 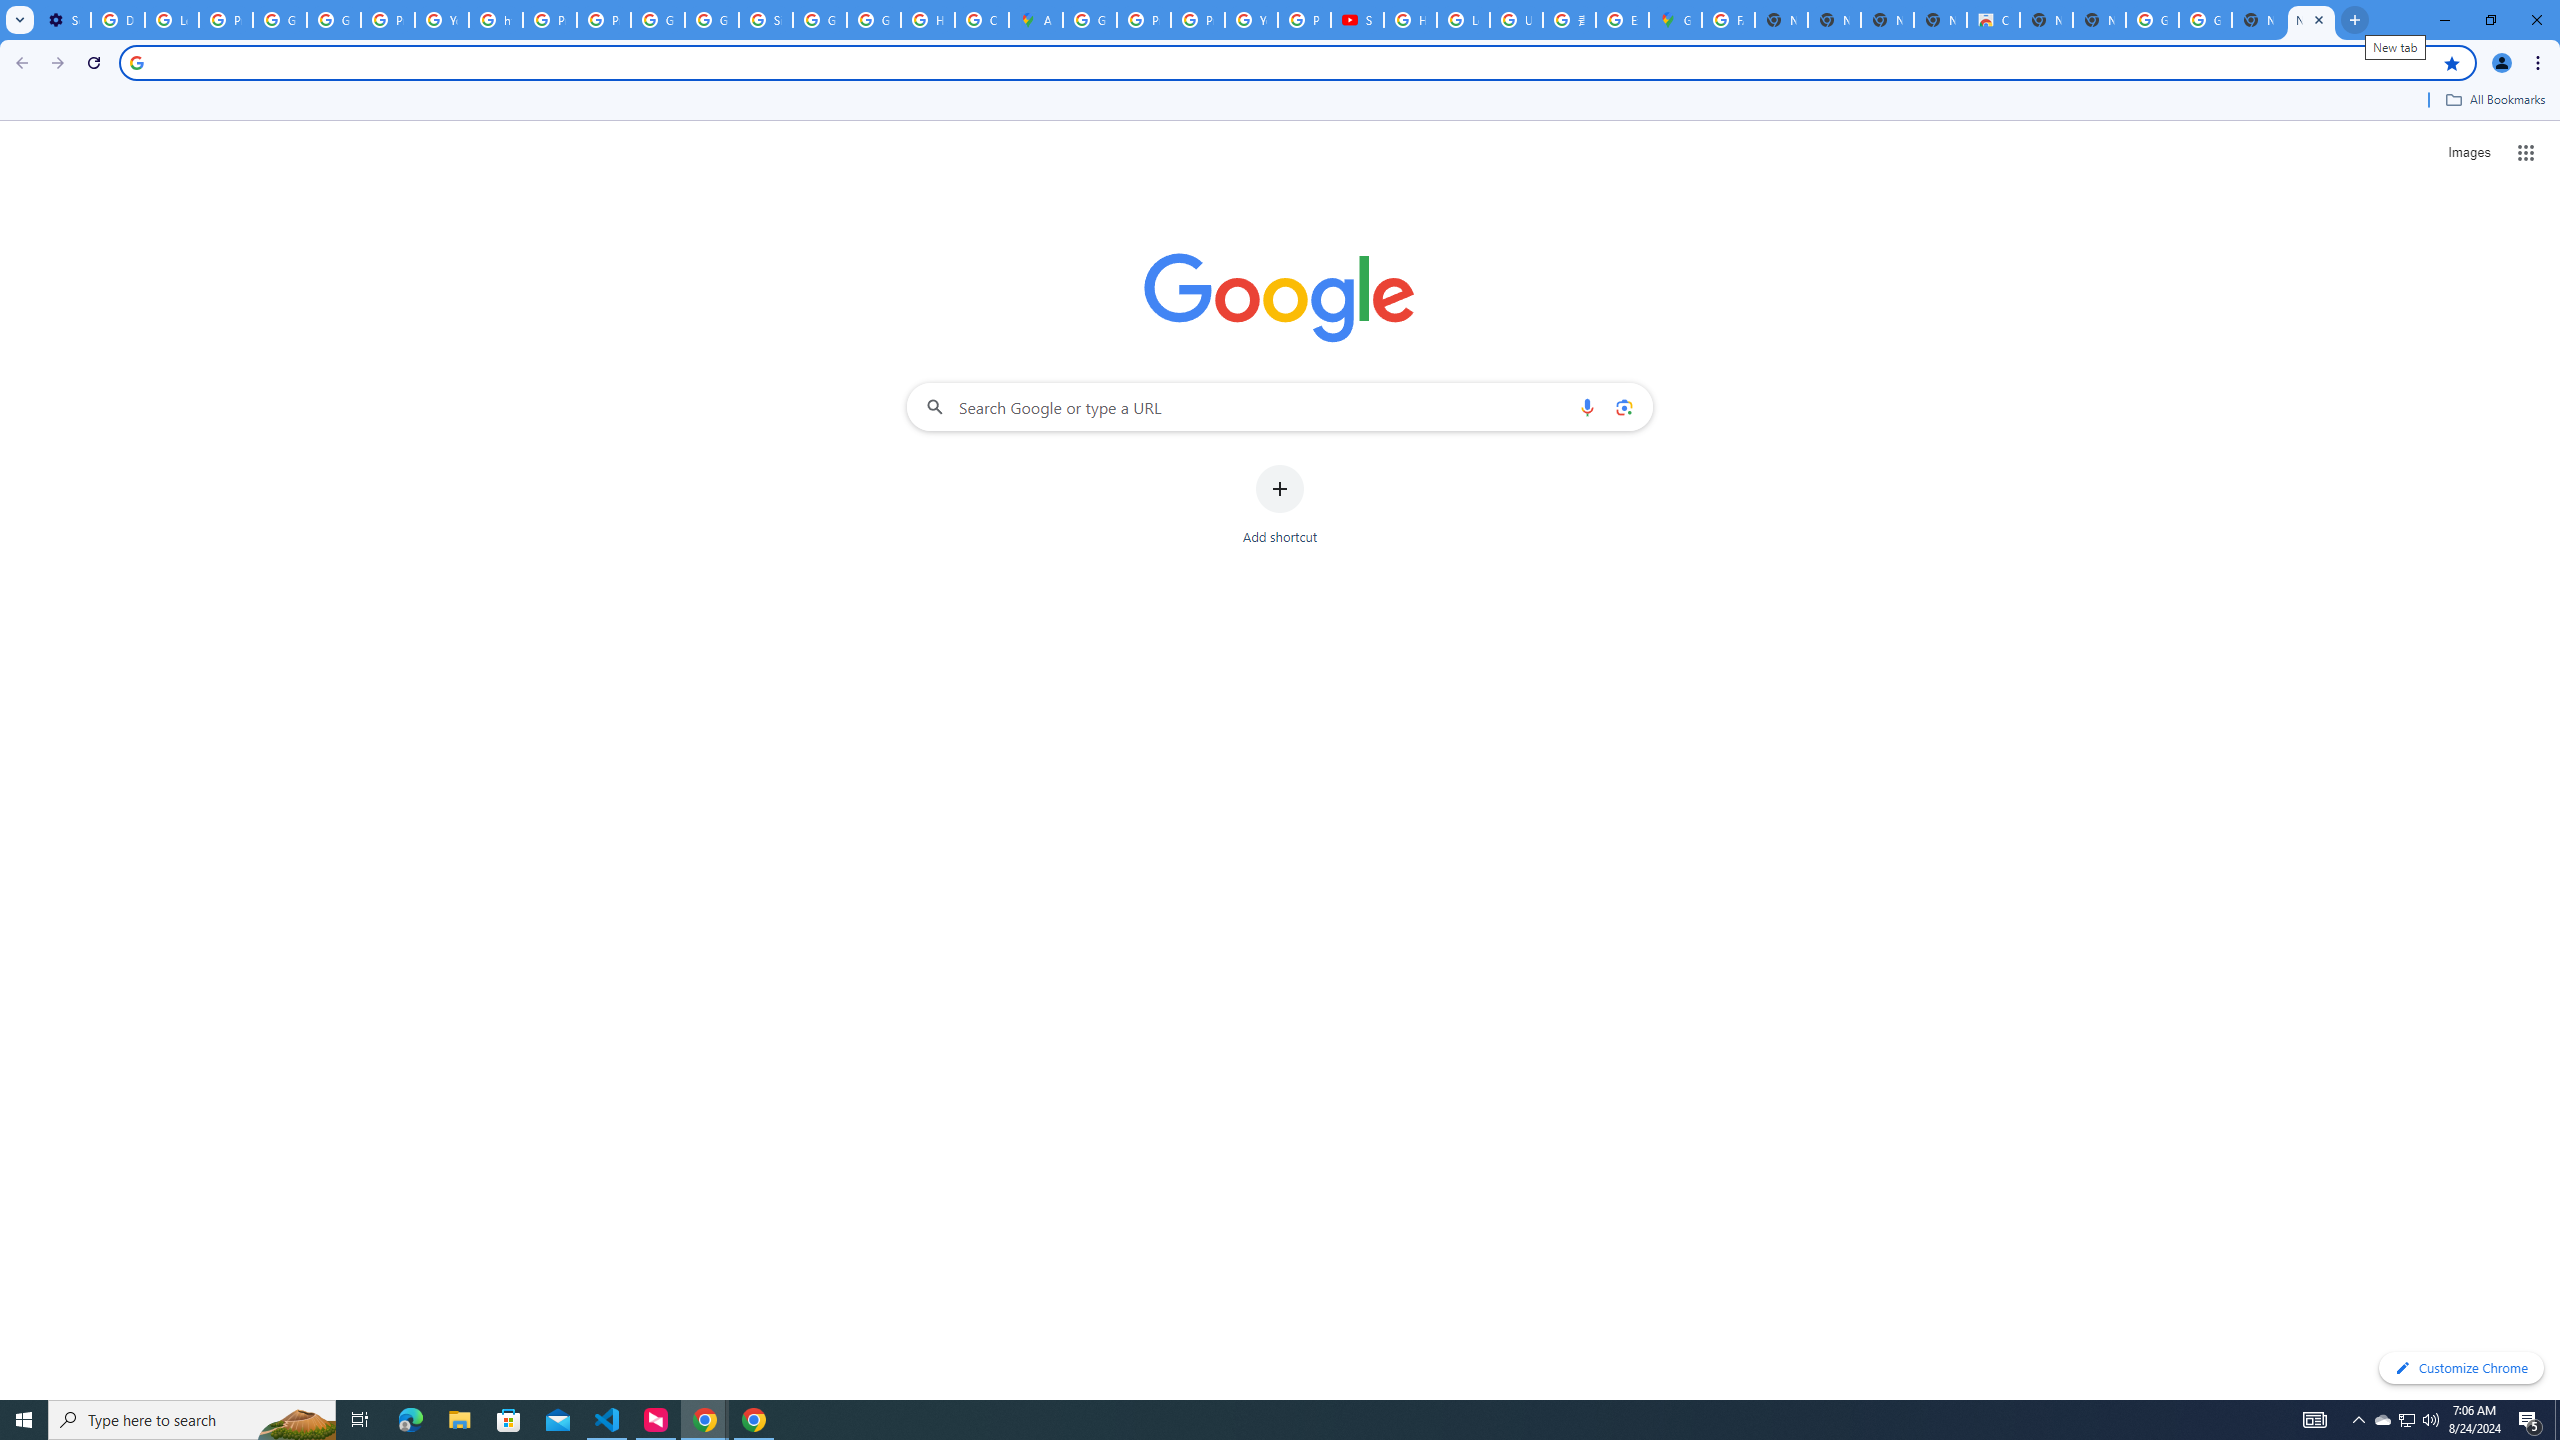 I want to click on 'Privacy Help Center - Policies Help', so click(x=1198, y=19).